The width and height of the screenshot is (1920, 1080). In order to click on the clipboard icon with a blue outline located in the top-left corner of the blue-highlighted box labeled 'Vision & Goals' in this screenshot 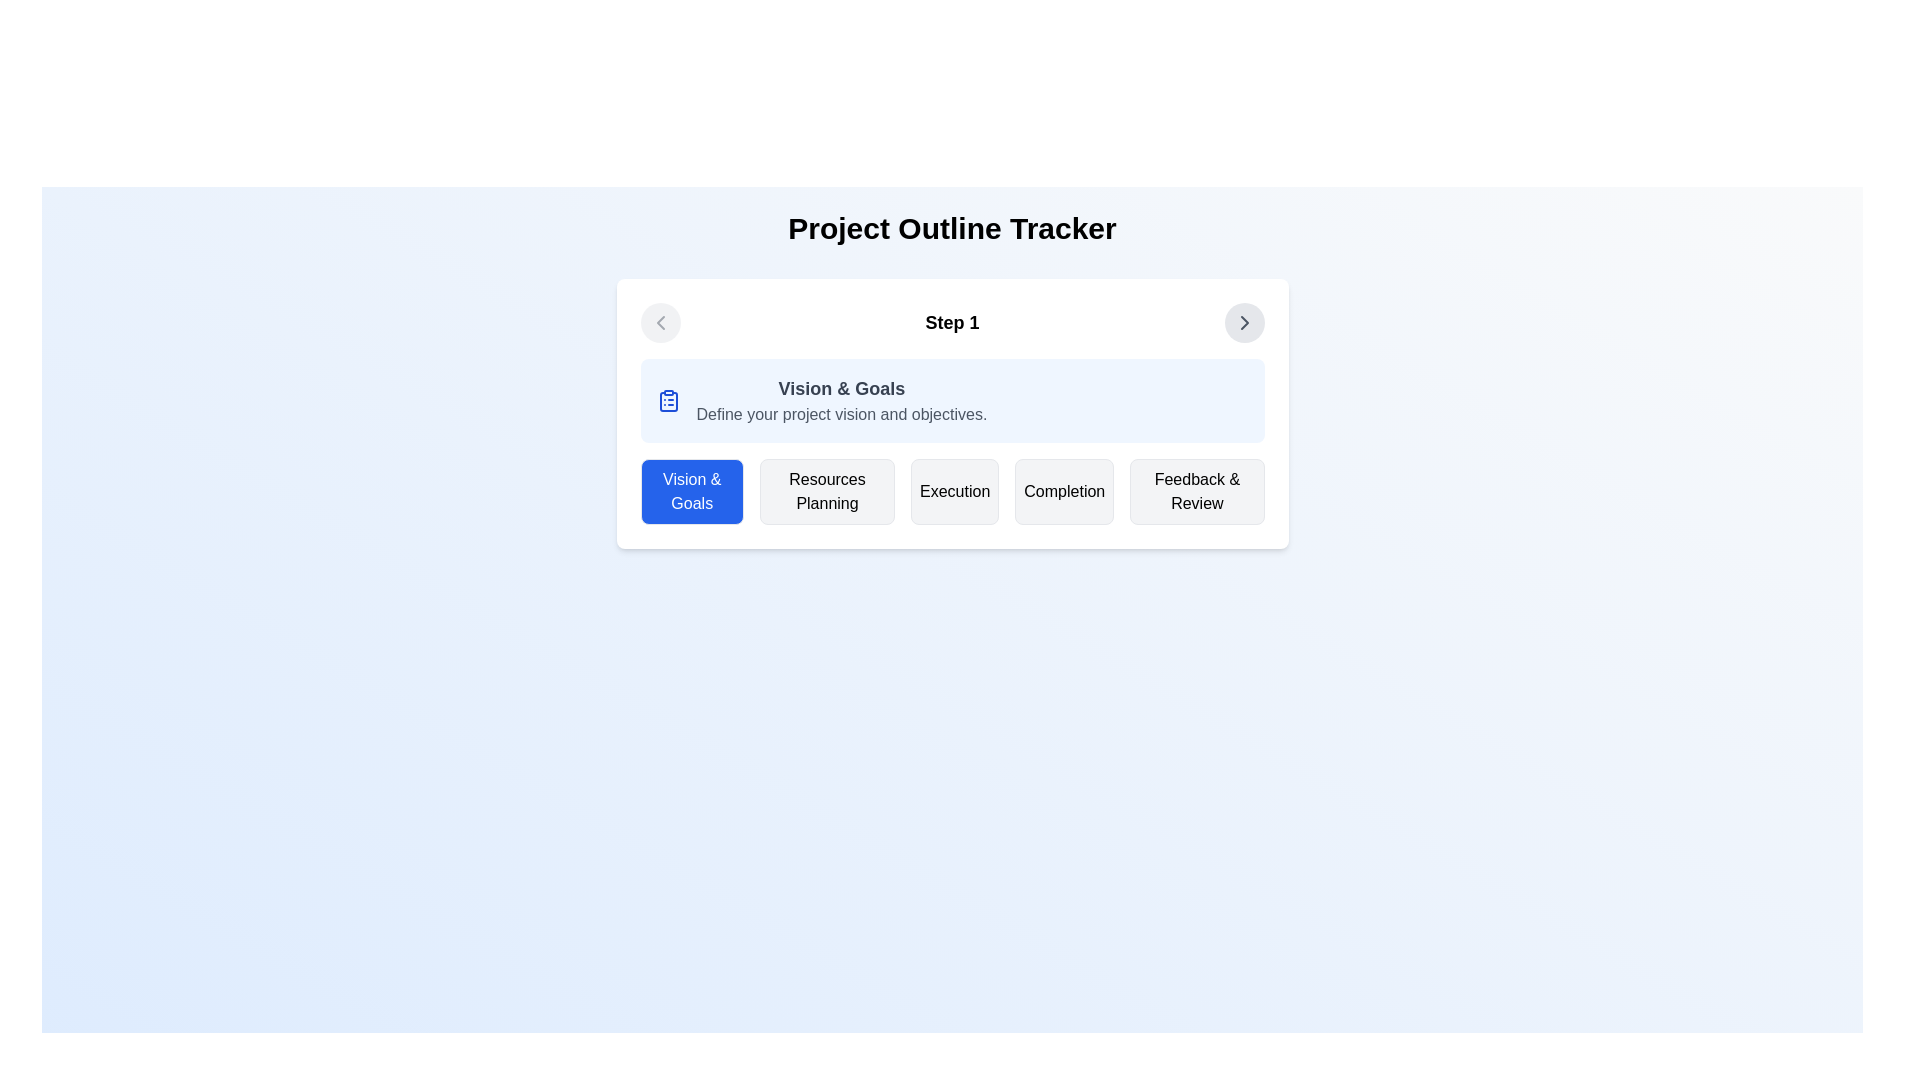, I will do `click(668, 401)`.